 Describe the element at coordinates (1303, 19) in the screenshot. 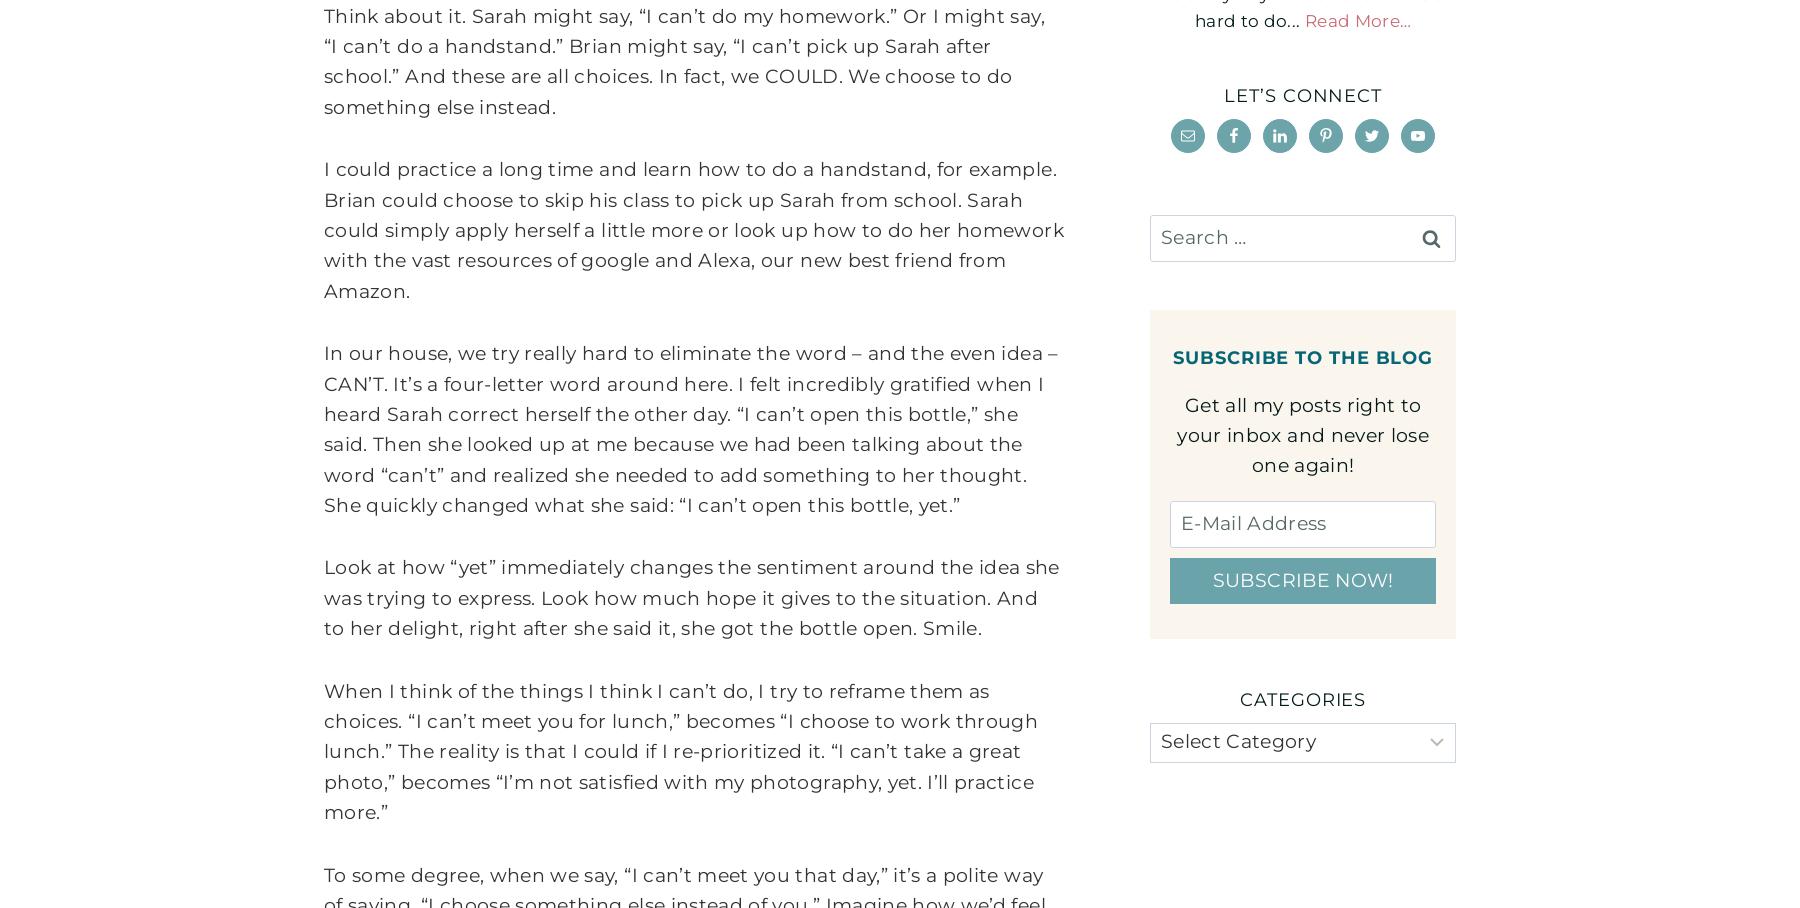

I see `'Read More…'` at that location.